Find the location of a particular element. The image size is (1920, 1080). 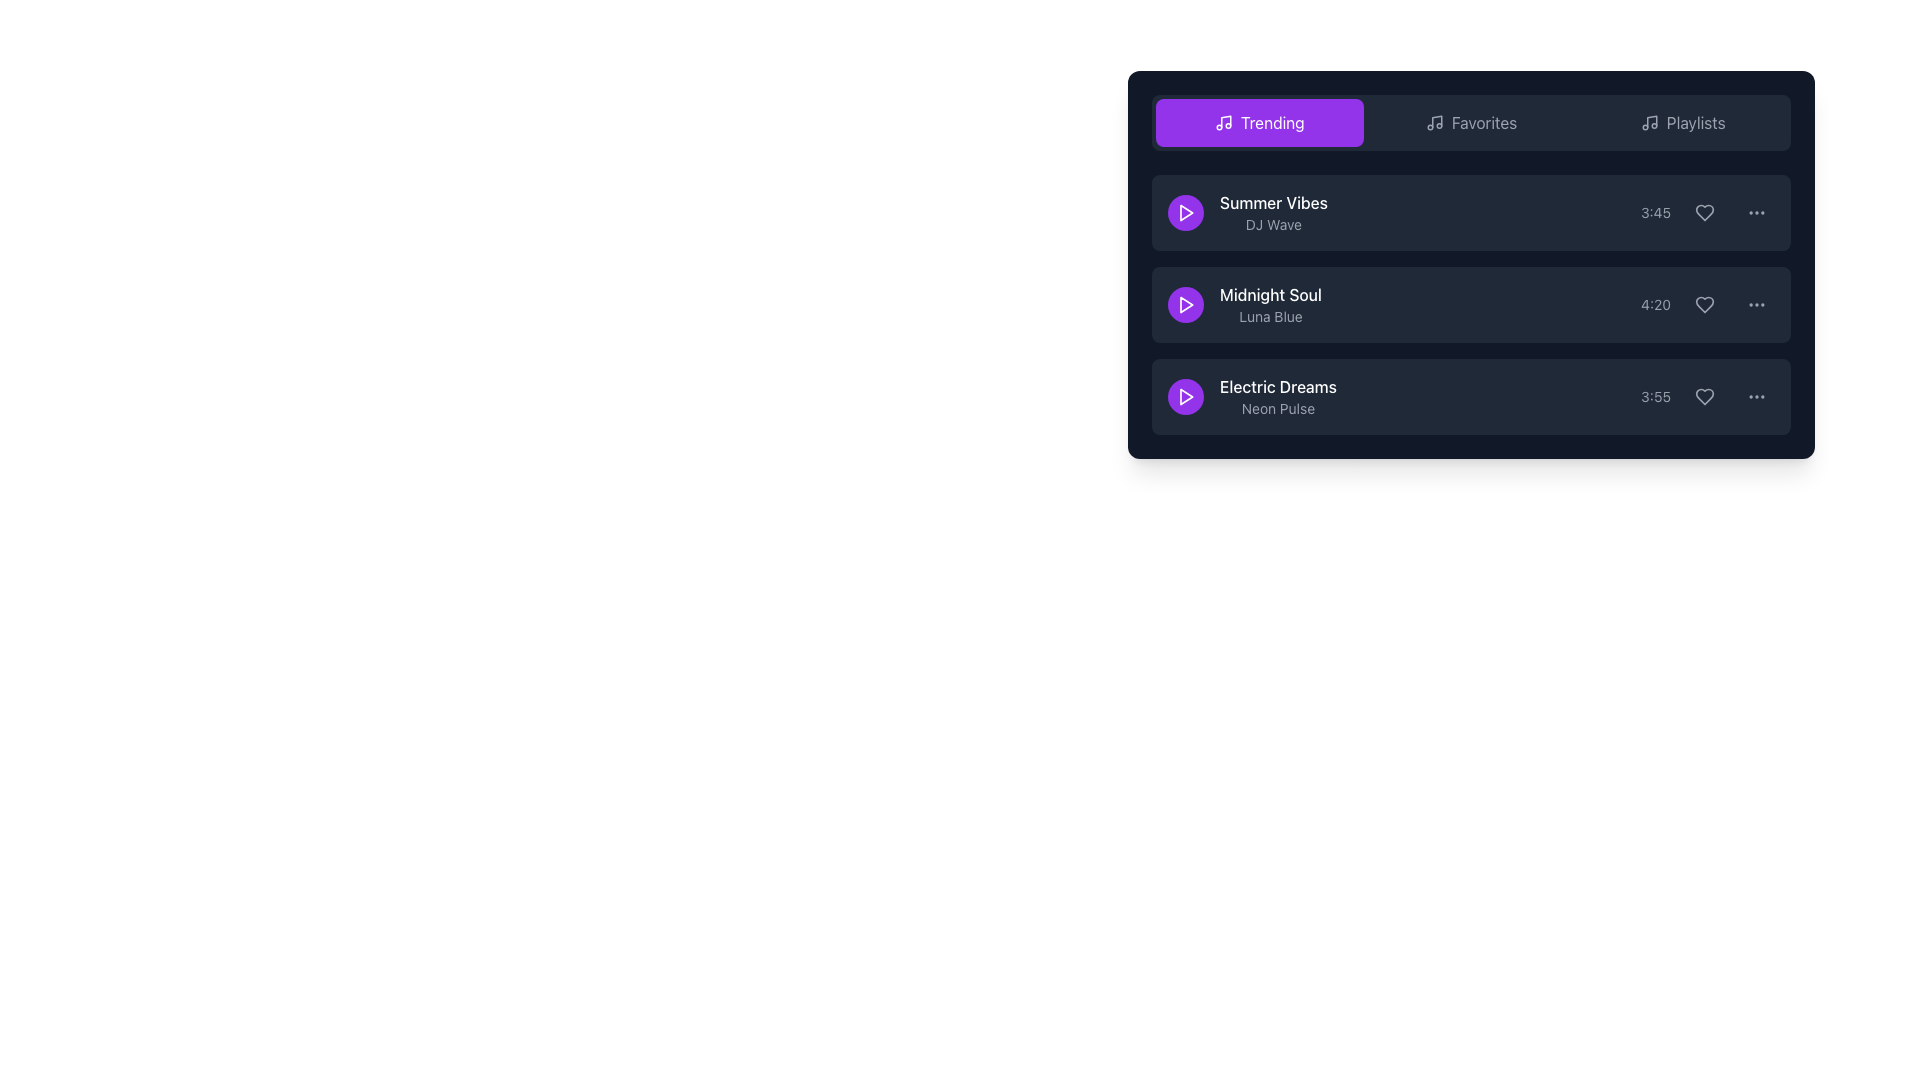

the 'Favorites' button located in the middle of the button group at the top of the panel is located at coordinates (1471, 123).